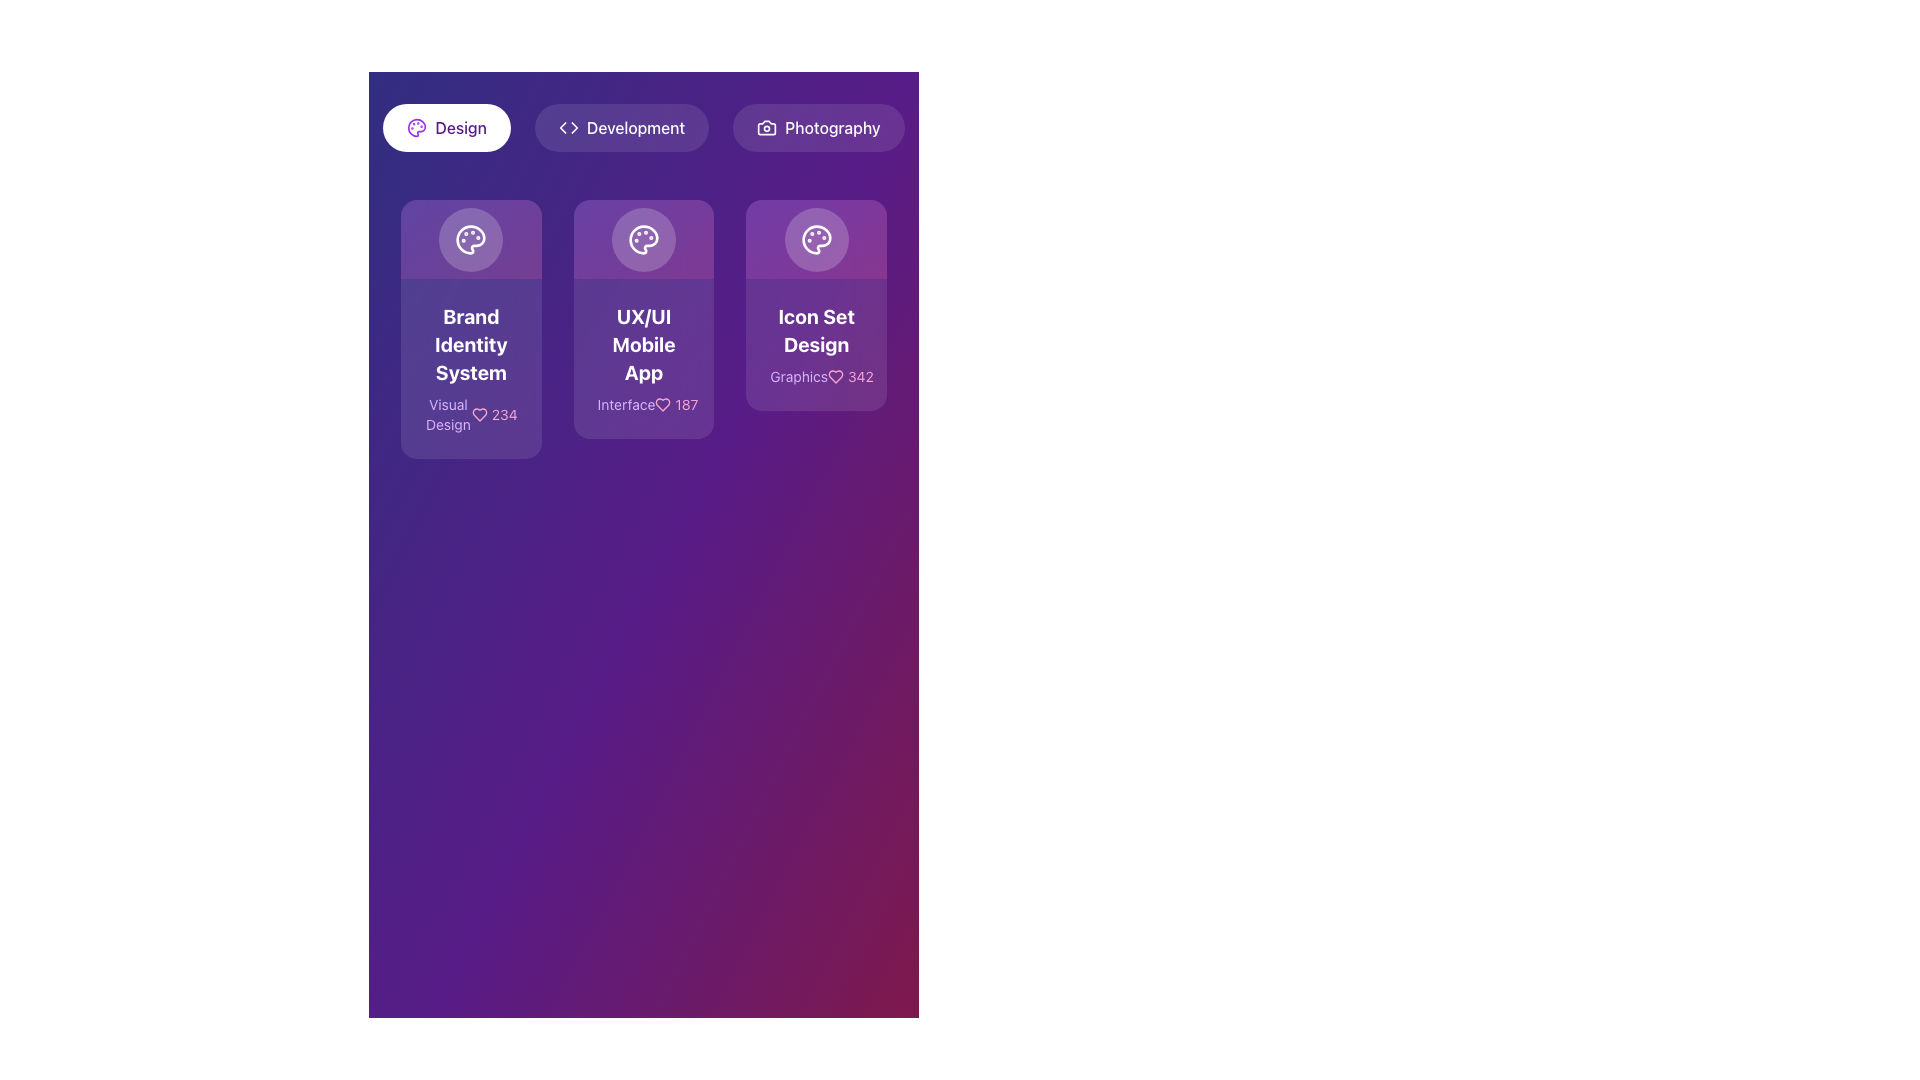 This screenshot has height=1080, width=1920. Describe the element at coordinates (816, 305) in the screenshot. I see `to select the card with a purple gradient background and an icon of a palette, labeled 'Icon Set Design' with 'Graphics342' below it, located at the far right of the row under the 'Design' tab` at that location.